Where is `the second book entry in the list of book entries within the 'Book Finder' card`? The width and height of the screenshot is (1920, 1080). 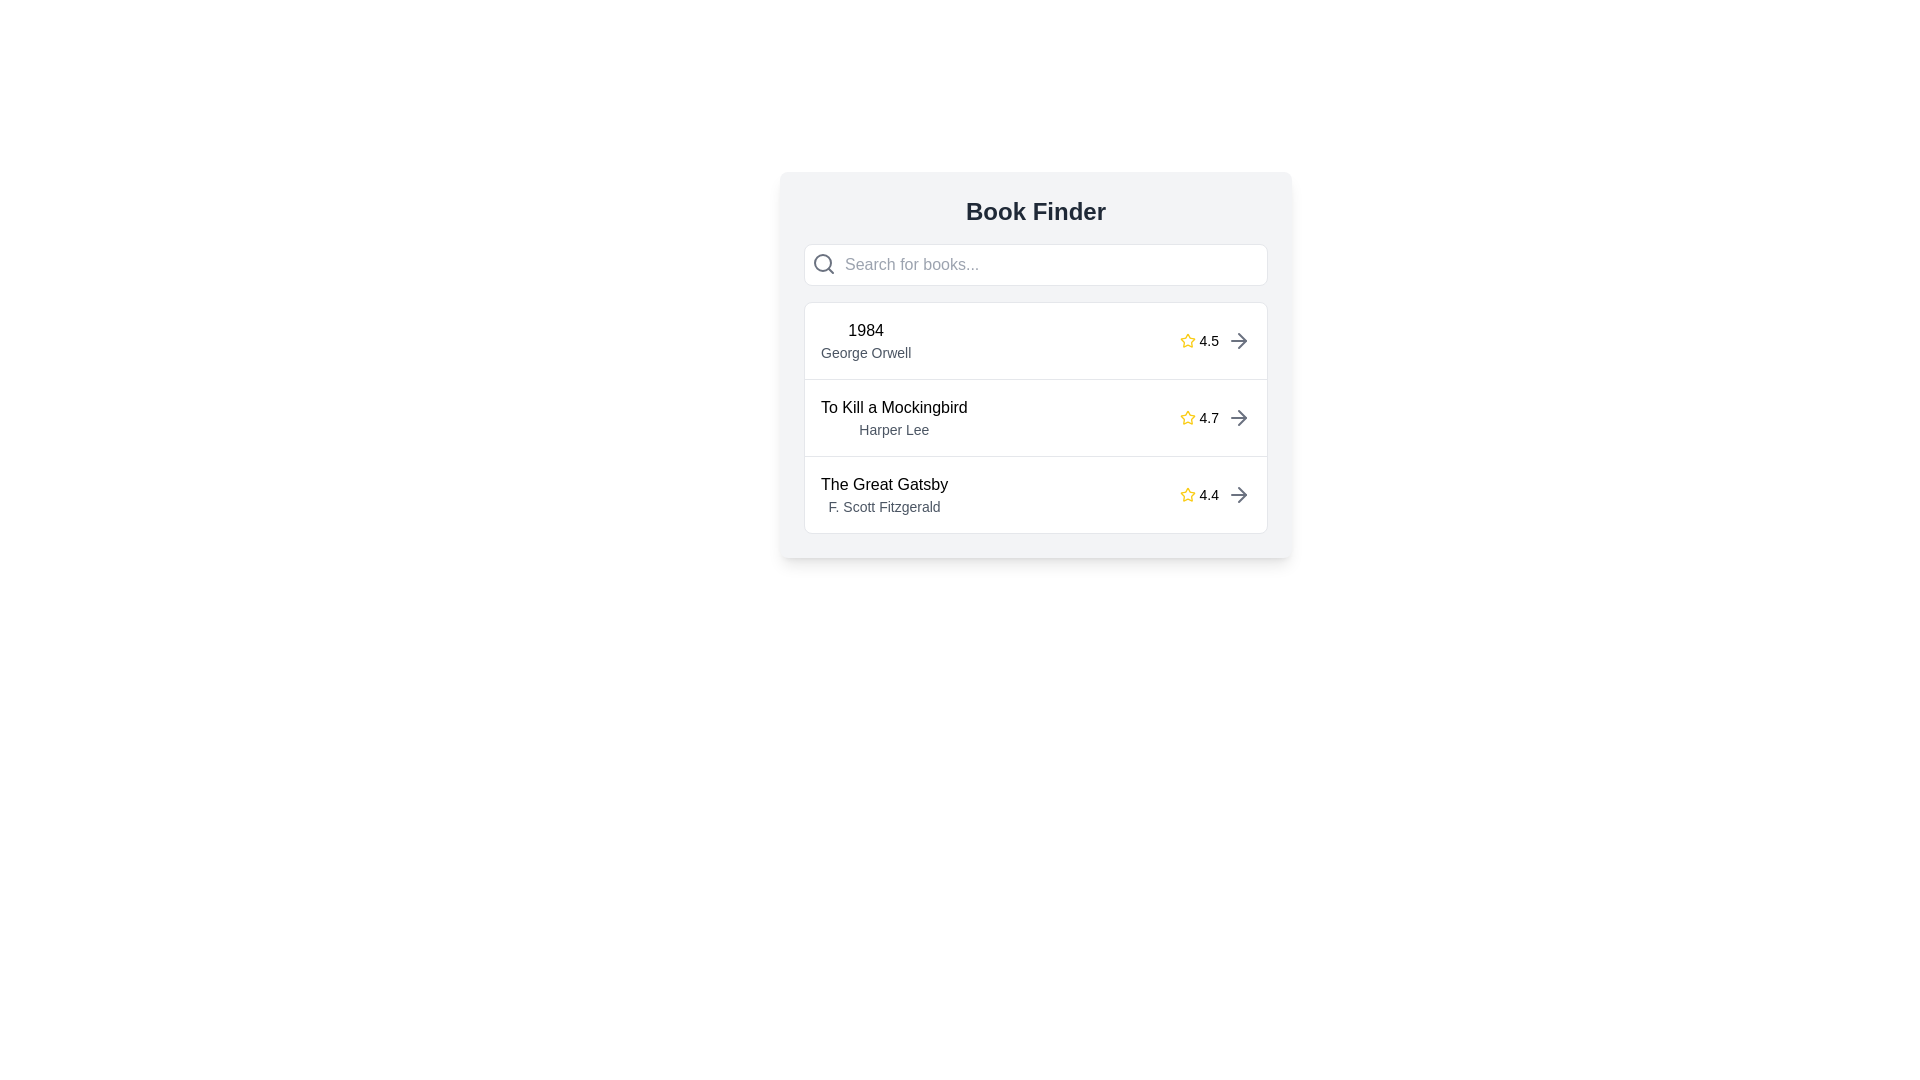 the second book entry in the list of book entries within the 'Book Finder' card is located at coordinates (1036, 416).